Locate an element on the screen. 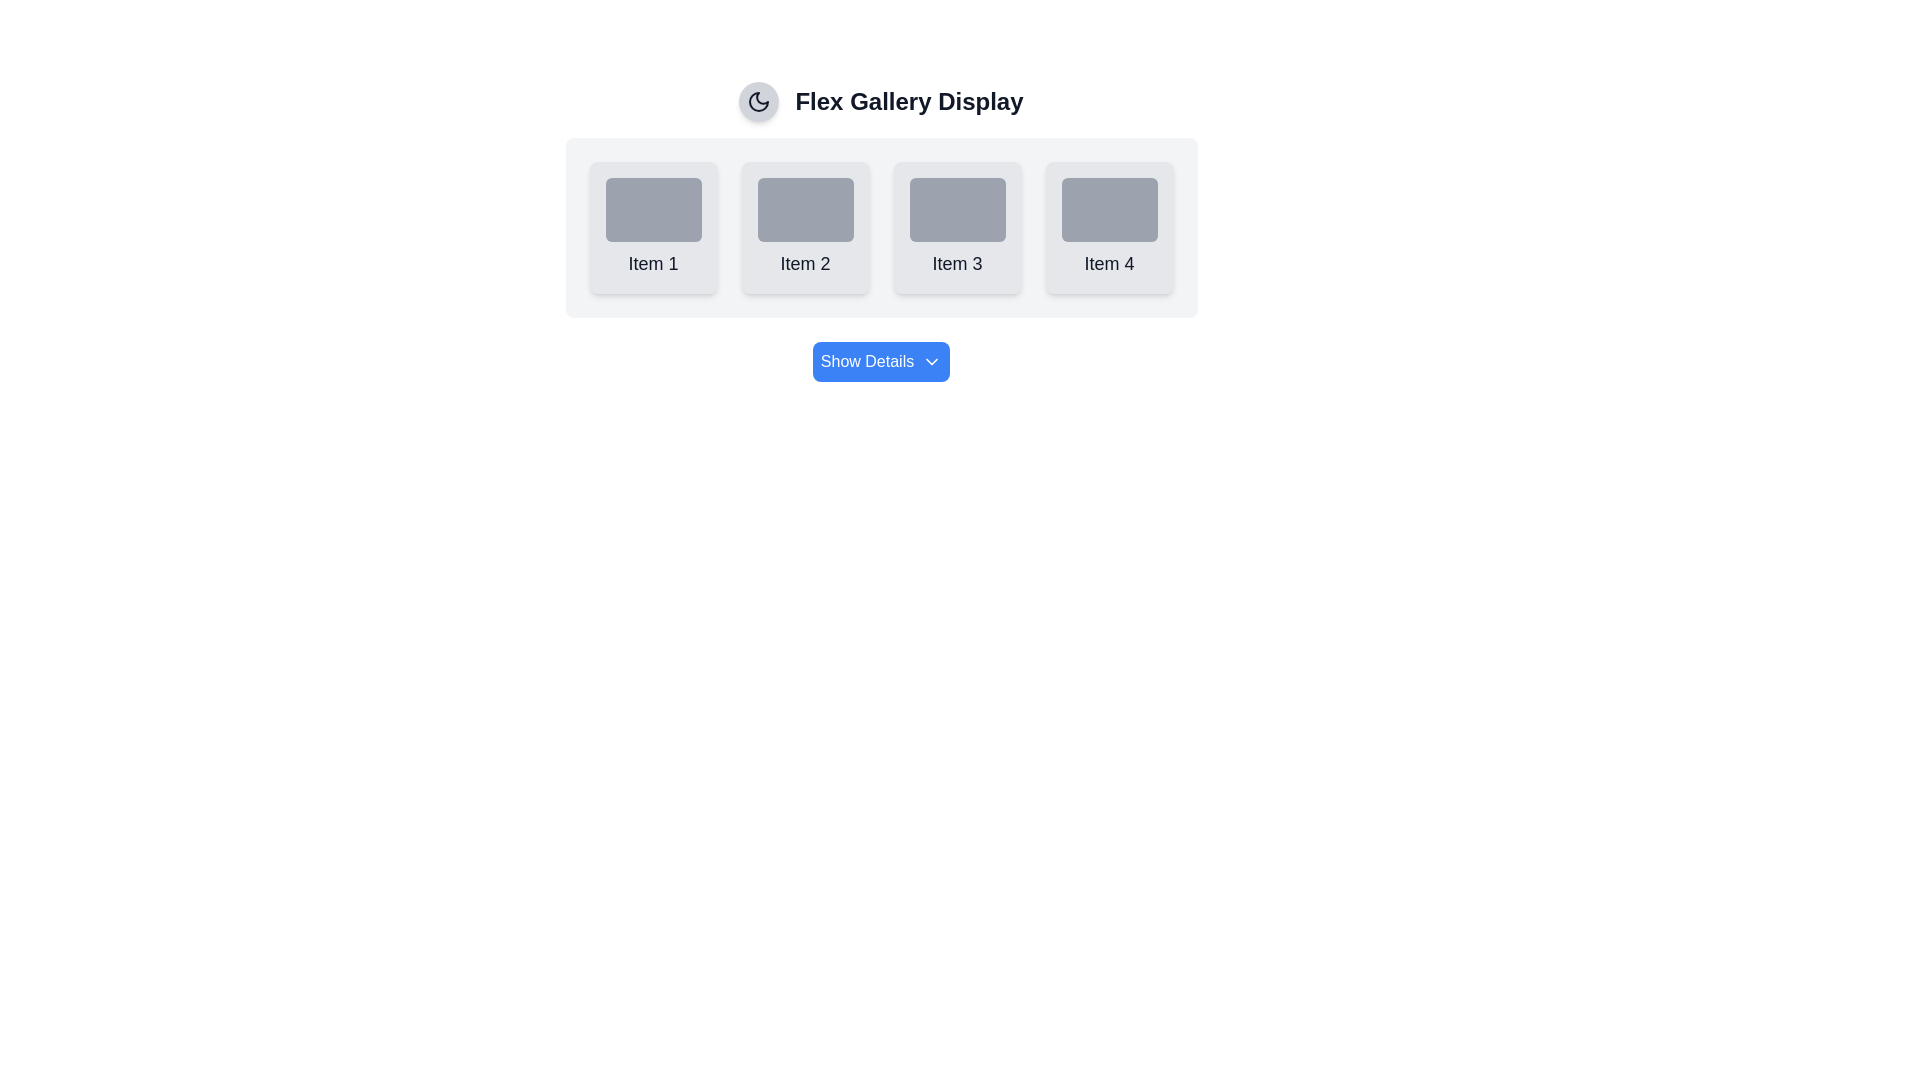 Image resolution: width=1920 pixels, height=1080 pixels. the button located below the grid items labeled 'Item 1' through 'Item 4' is located at coordinates (880, 362).